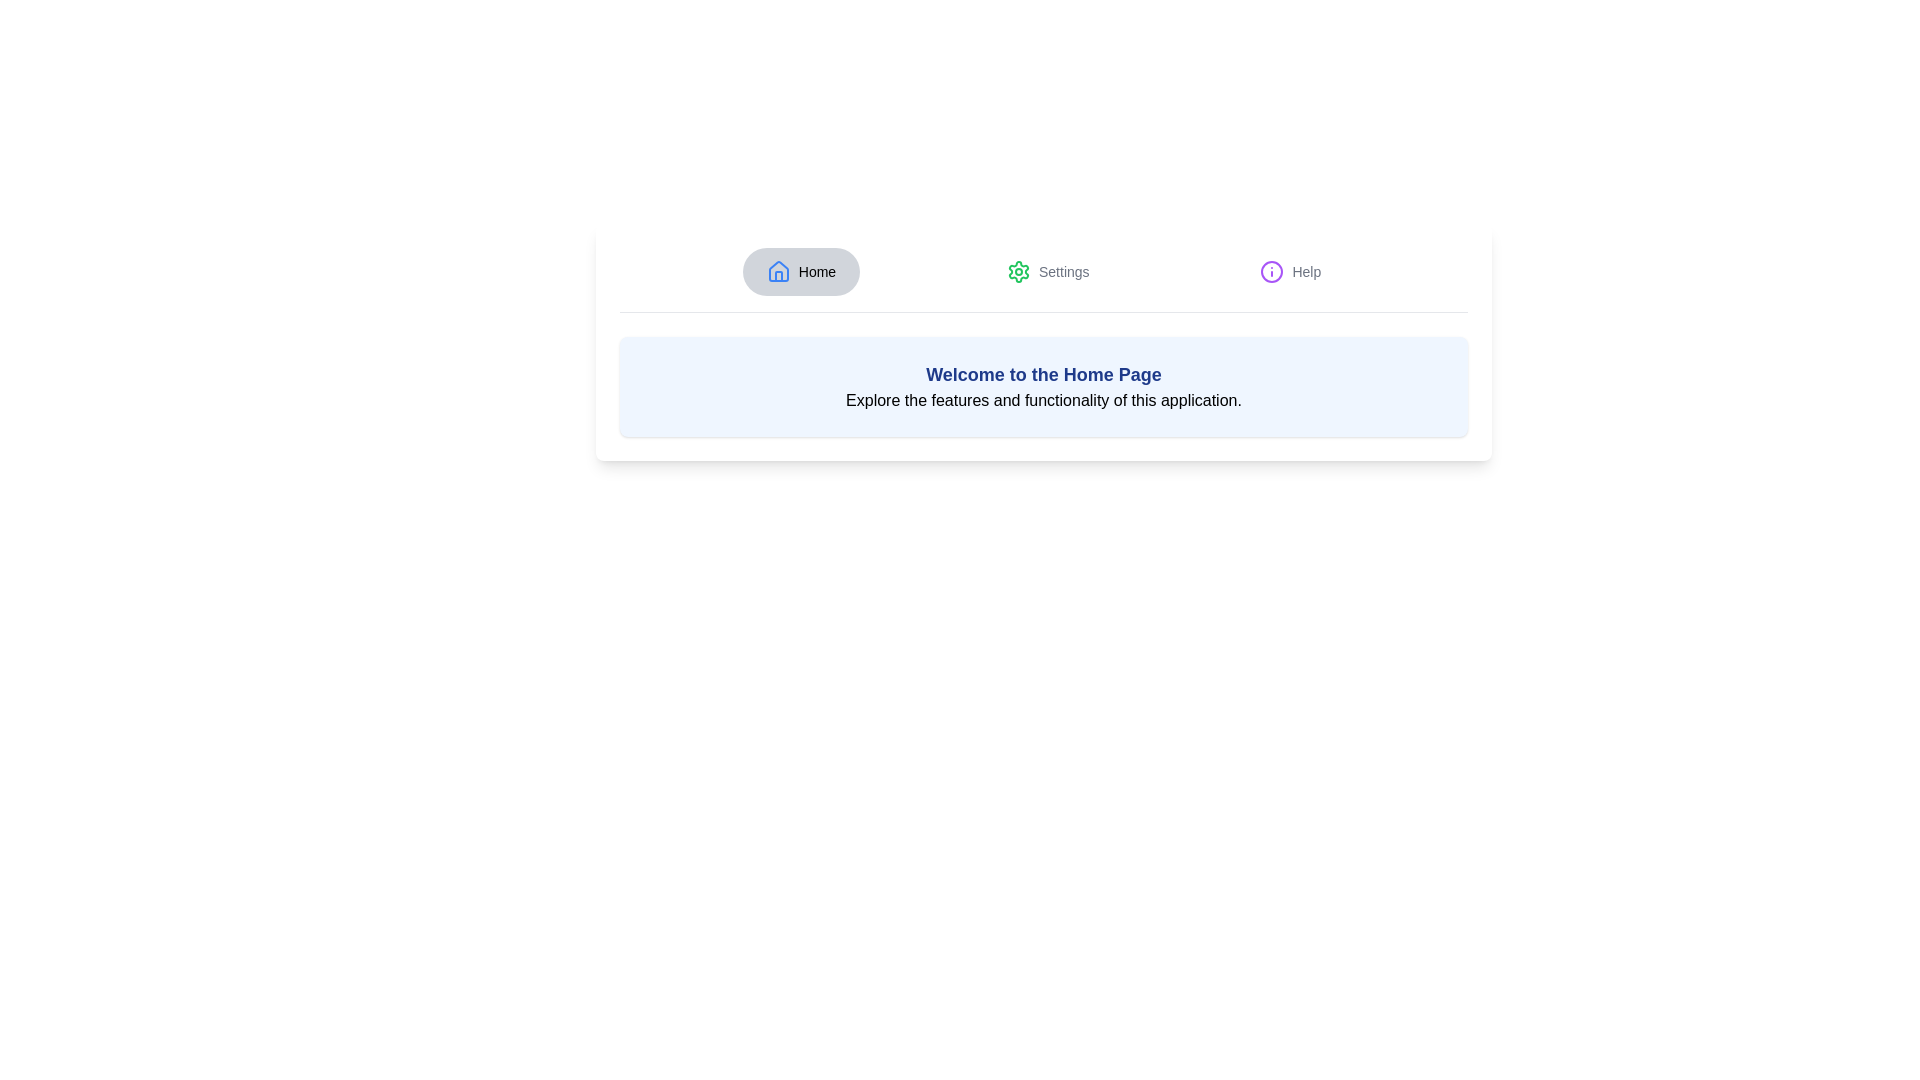 Image resolution: width=1920 pixels, height=1080 pixels. Describe the element at coordinates (1047, 272) in the screenshot. I see `the Settings tab by clicking on its button` at that location.